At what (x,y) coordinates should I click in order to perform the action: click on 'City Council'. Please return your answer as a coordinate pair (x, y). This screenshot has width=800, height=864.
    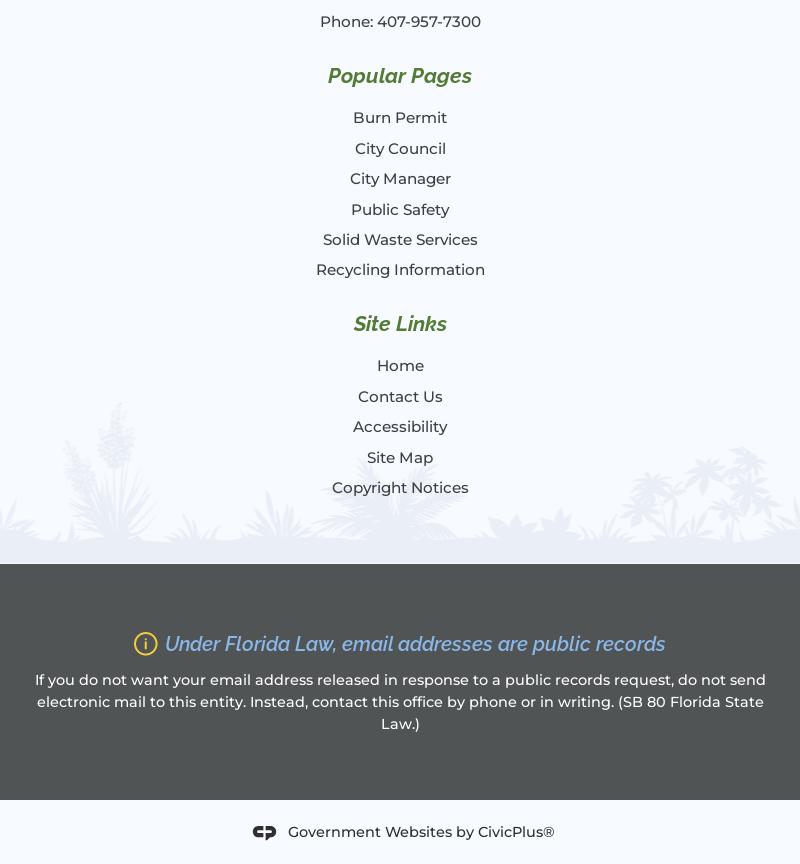
    Looking at the image, I should click on (354, 146).